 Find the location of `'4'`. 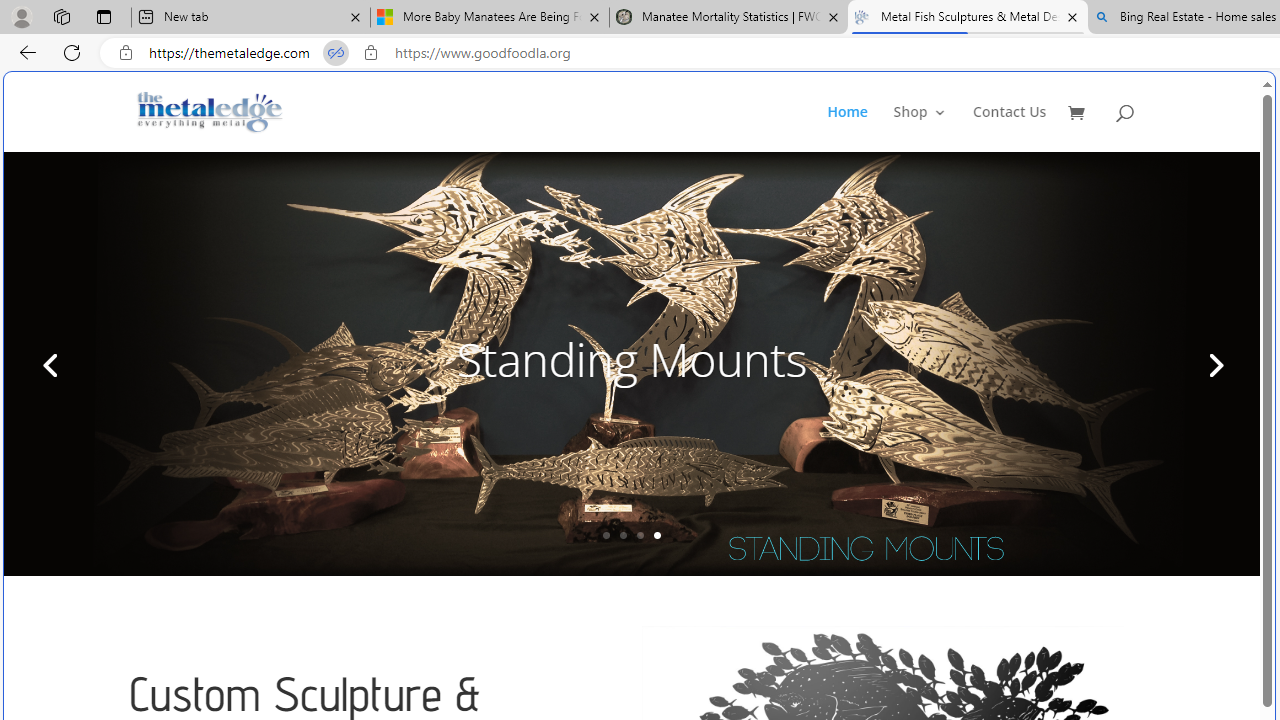

'4' is located at coordinates (657, 534).